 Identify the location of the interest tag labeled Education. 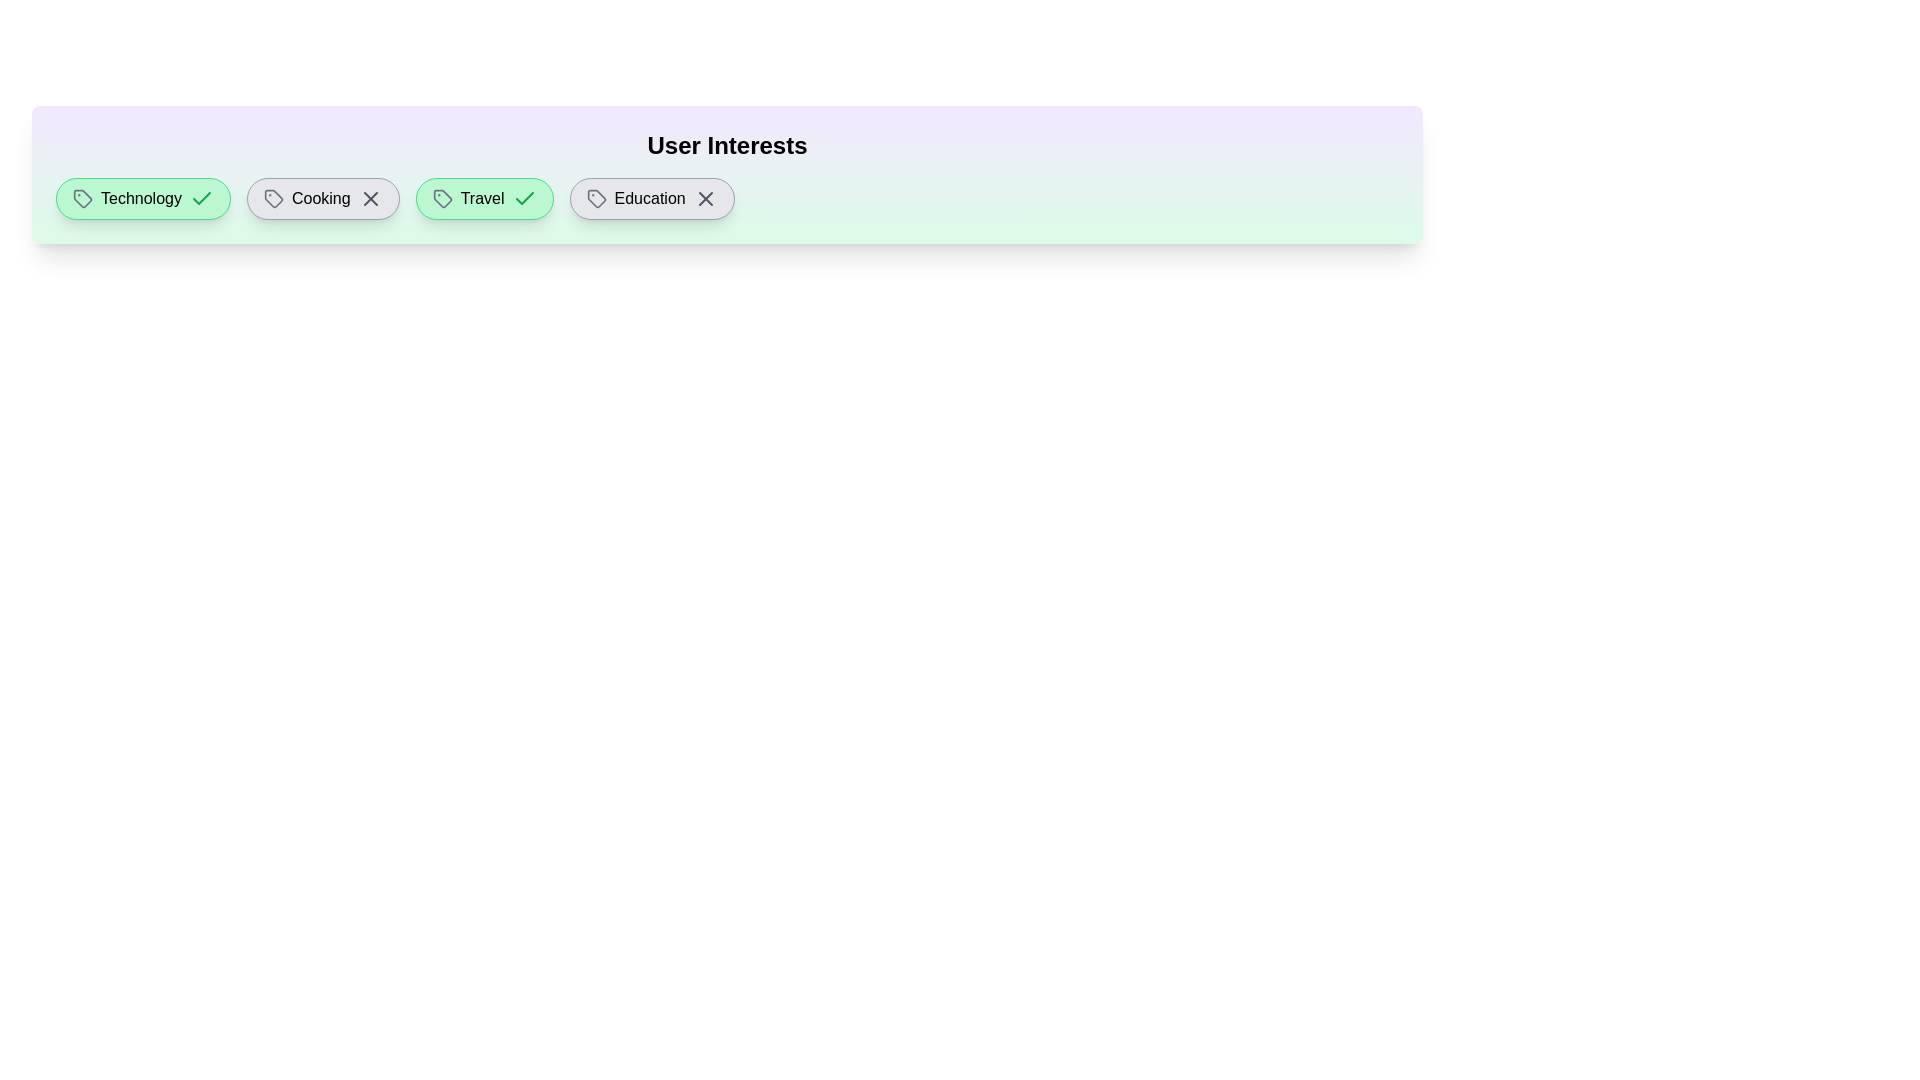
(652, 199).